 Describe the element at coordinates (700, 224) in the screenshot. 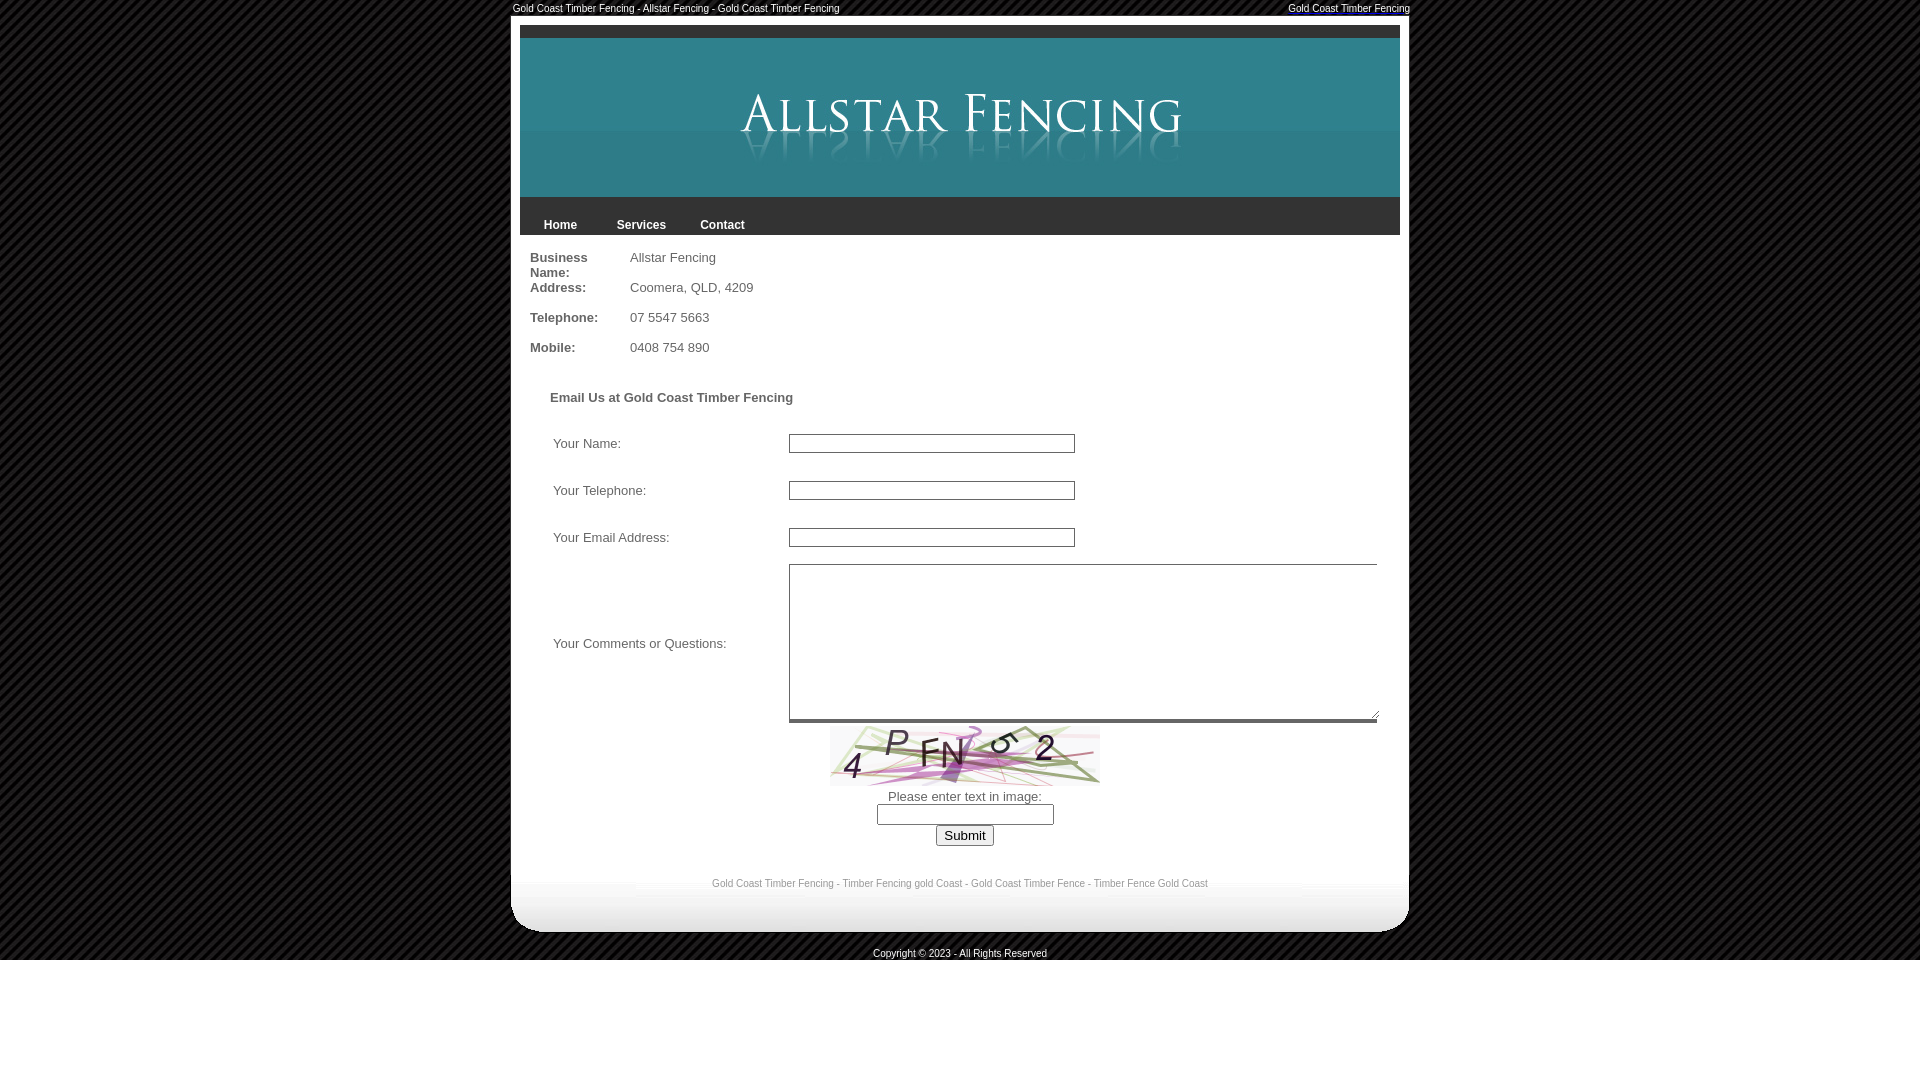

I see `'Contact'` at that location.